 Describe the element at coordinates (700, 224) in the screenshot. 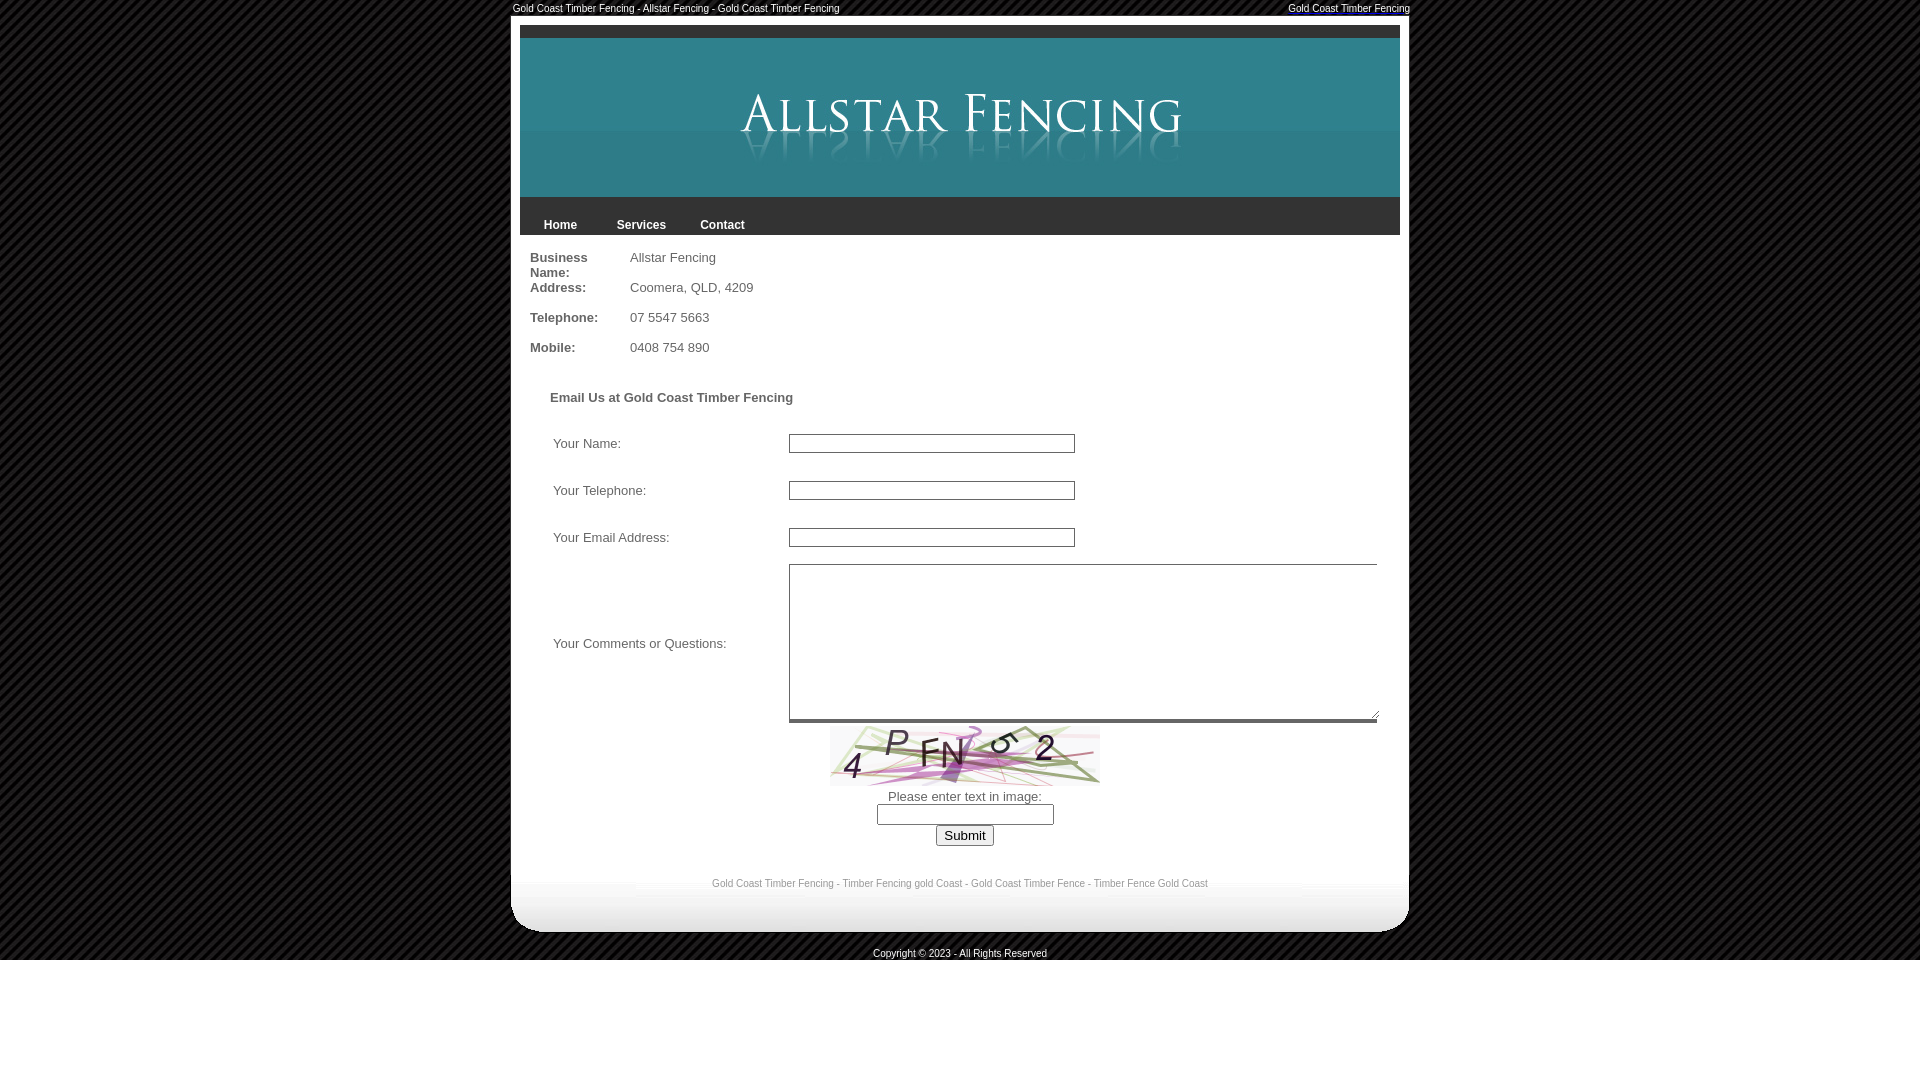

I see `'Contact'` at that location.